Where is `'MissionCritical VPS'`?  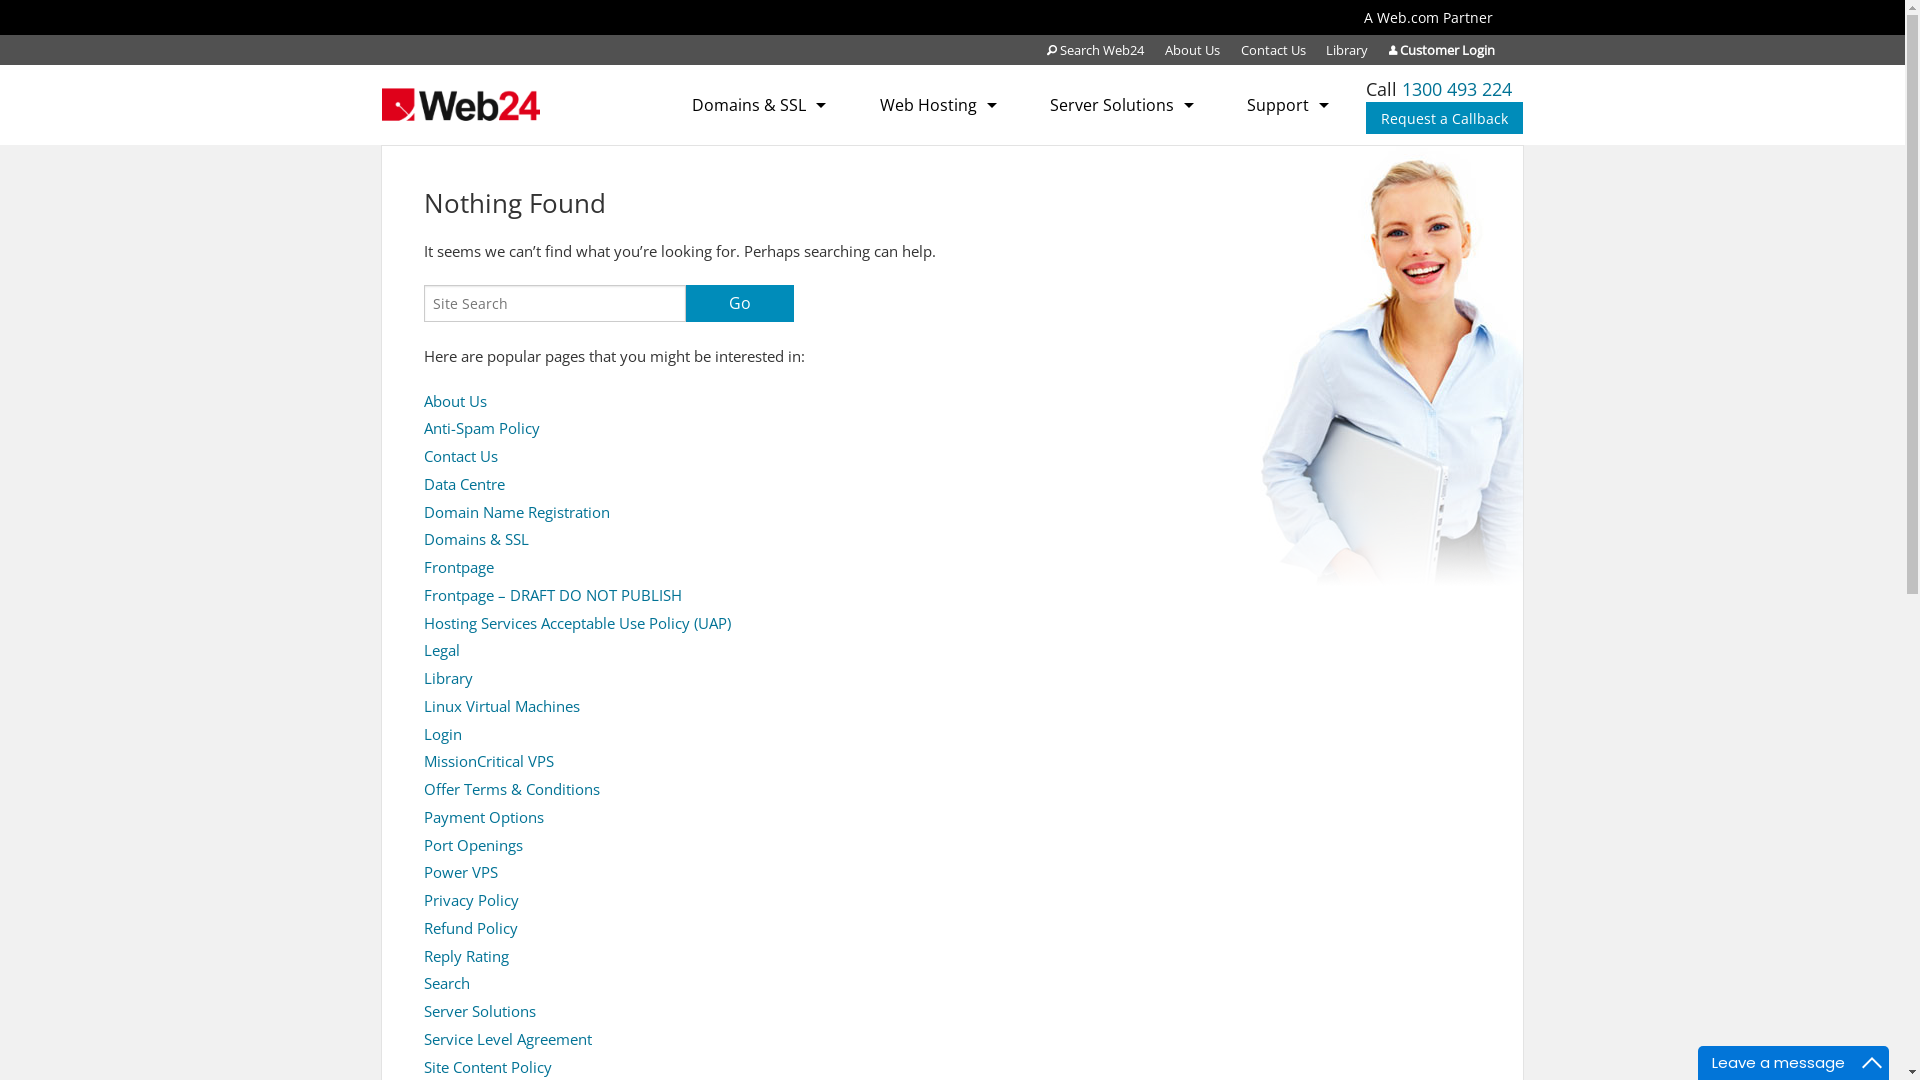
'MissionCritical VPS' is located at coordinates (489, 761).